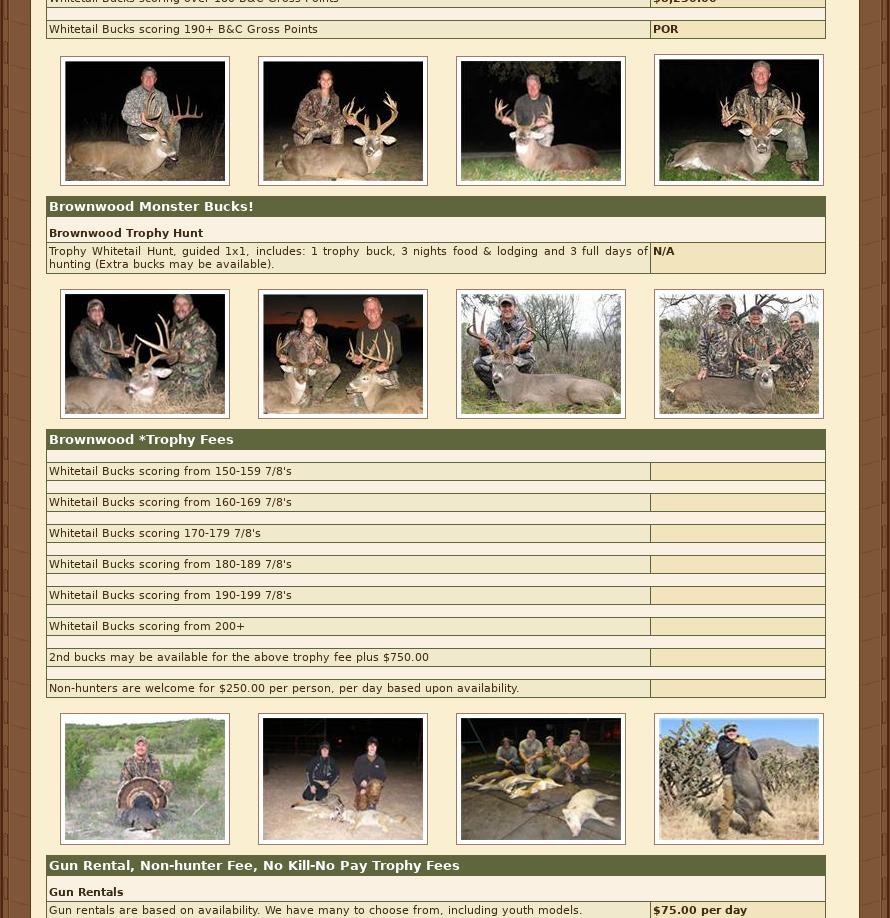 The height and width of the screenshot is (918, 890). What do you see at coordinates (170, 594) in the screenshot?
I see `'Whitetail Bucks scoring from 190-199 7/8's'` at bounding box center [170, 594].